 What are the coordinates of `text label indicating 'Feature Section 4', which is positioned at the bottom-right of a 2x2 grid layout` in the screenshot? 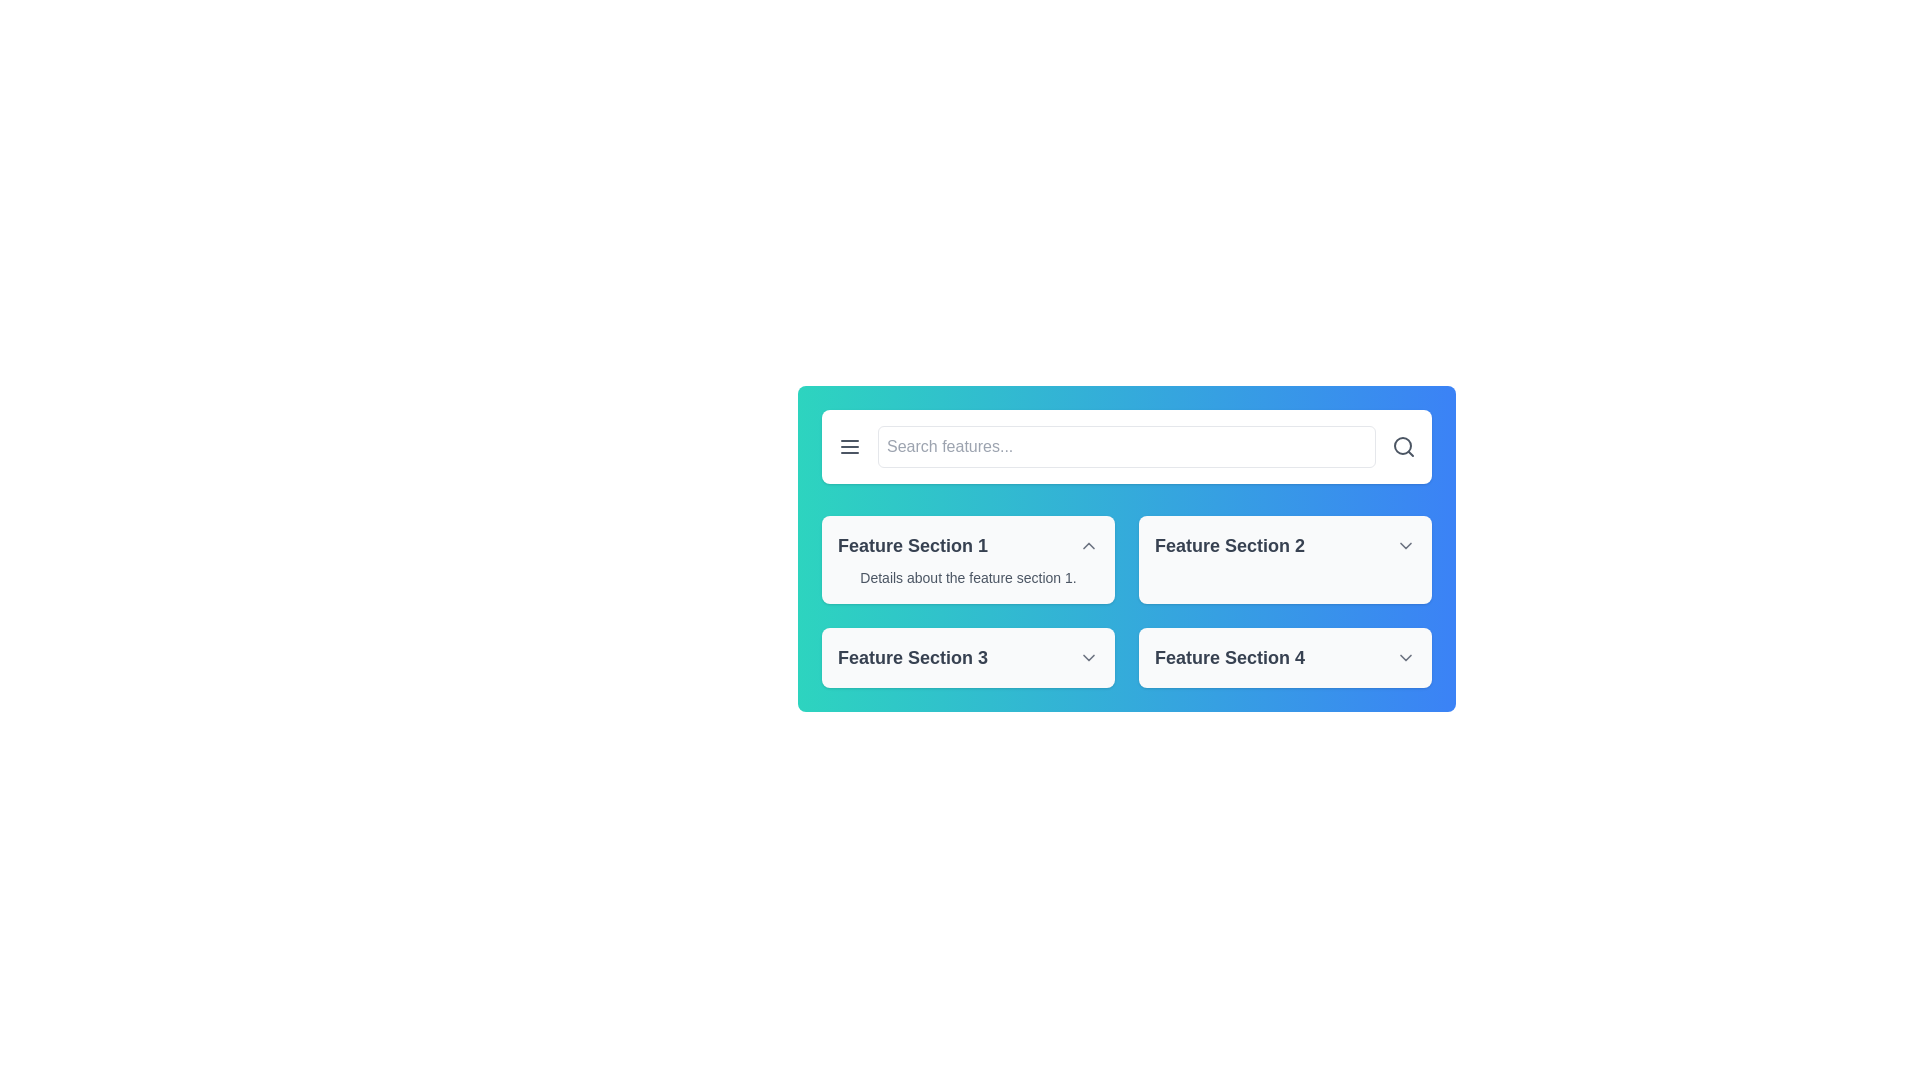 It's located at (1228, 658).